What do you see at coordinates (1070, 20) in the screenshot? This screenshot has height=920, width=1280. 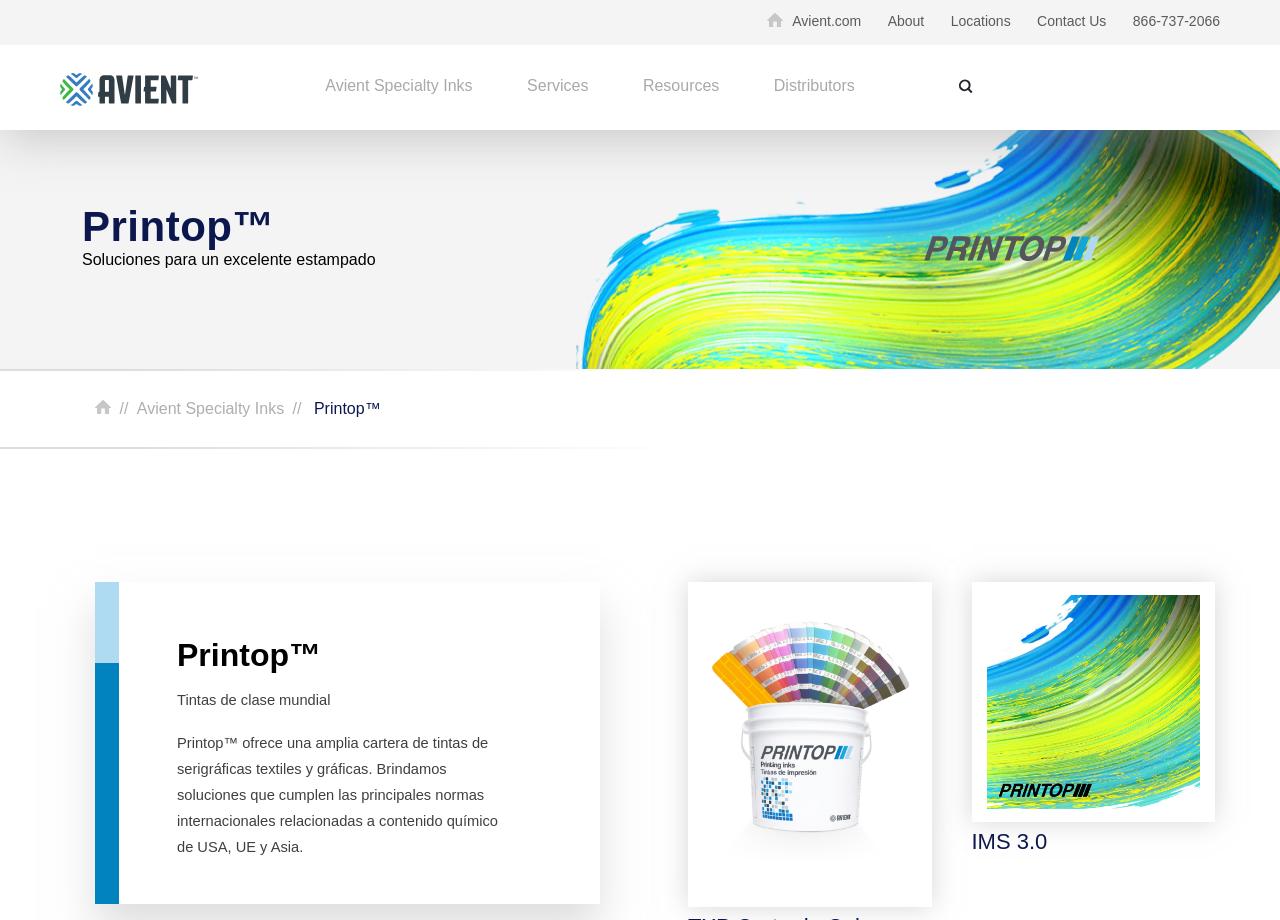 I see `'Contact Us'` at bounding box center [1070, 20].